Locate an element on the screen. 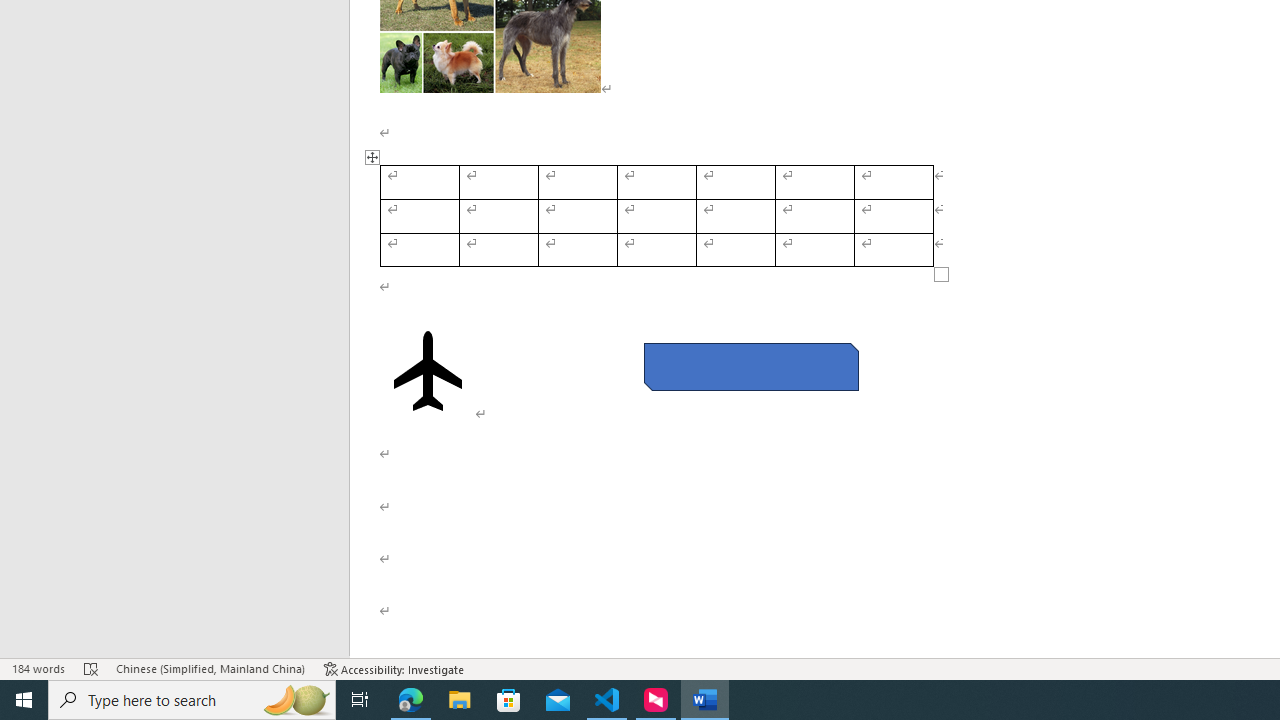  'Language Chinese (Simplified, Mainland China)' is located at coordinates (210, 669).